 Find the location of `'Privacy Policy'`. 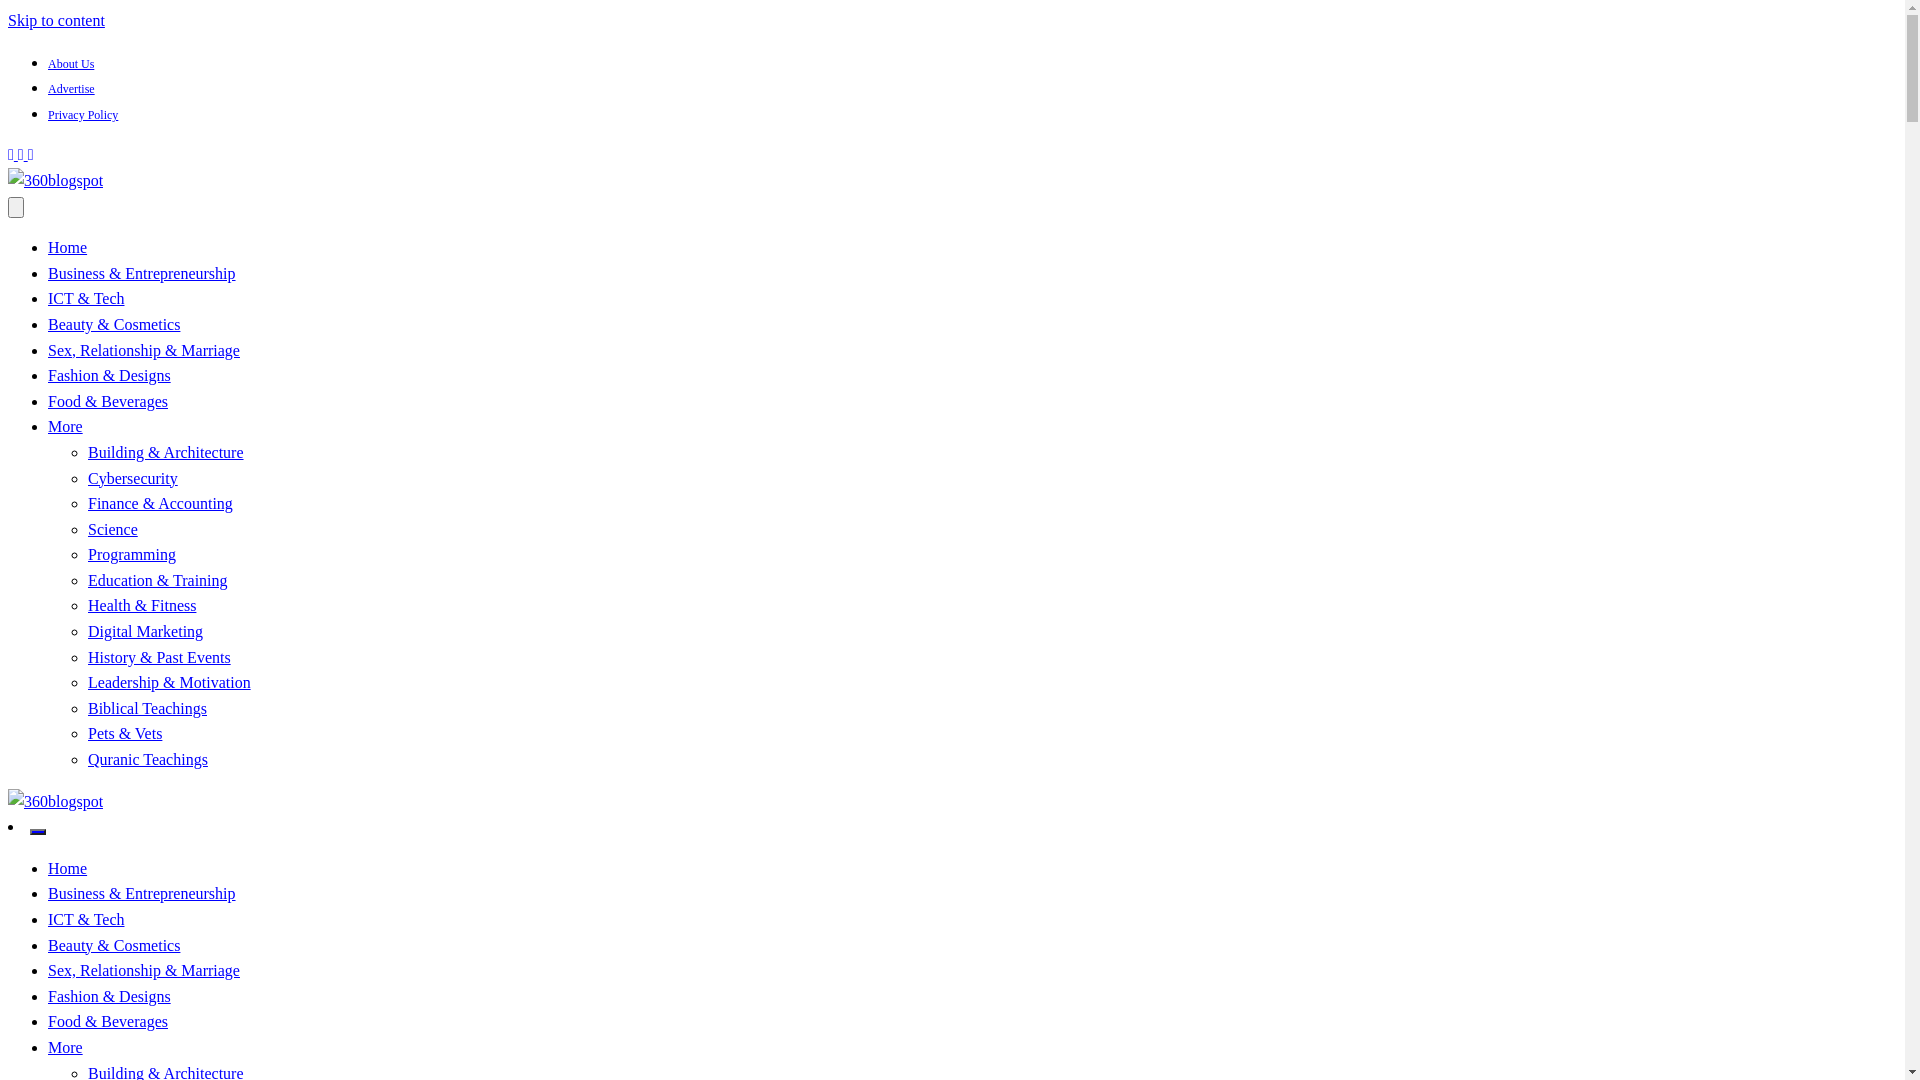

'Privacy Policy' is located at coordinates (48, 115).